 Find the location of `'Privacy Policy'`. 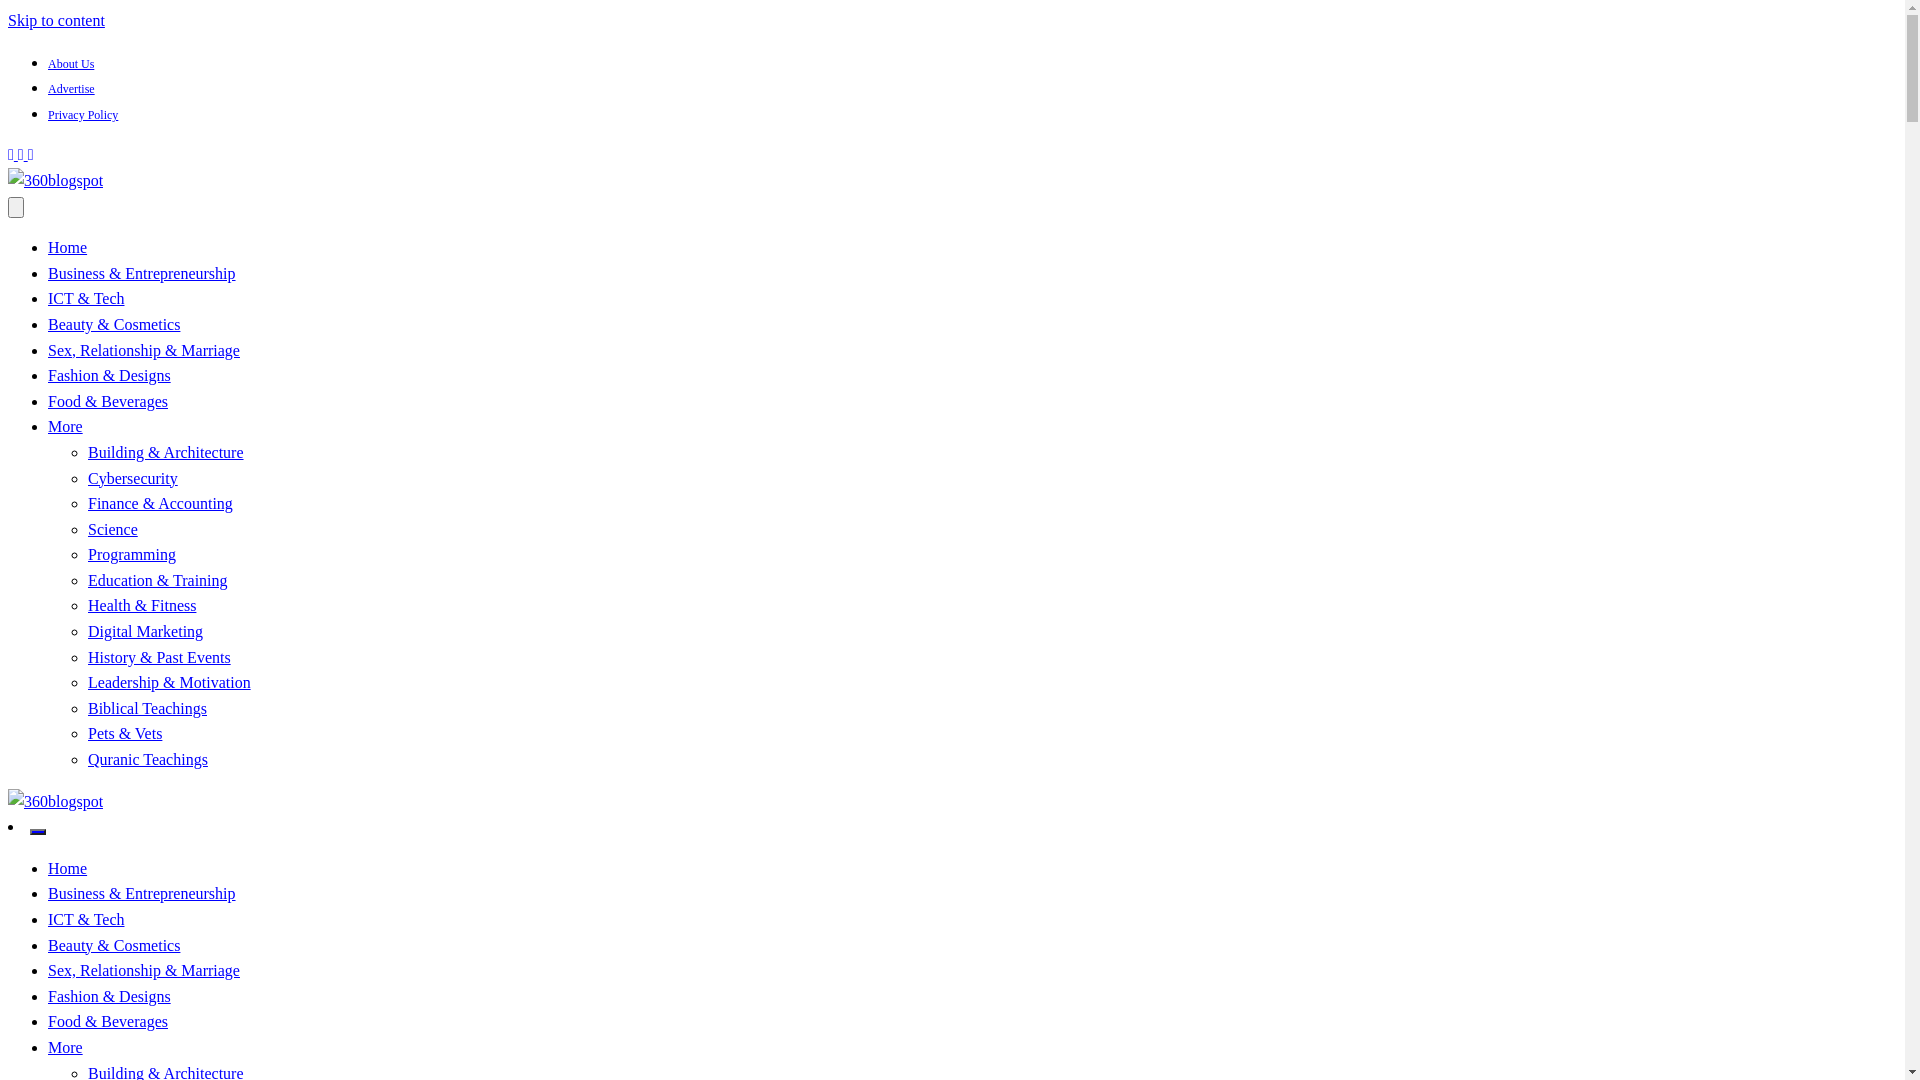

'Privacy Policy' is located at coordinates (48, 115).